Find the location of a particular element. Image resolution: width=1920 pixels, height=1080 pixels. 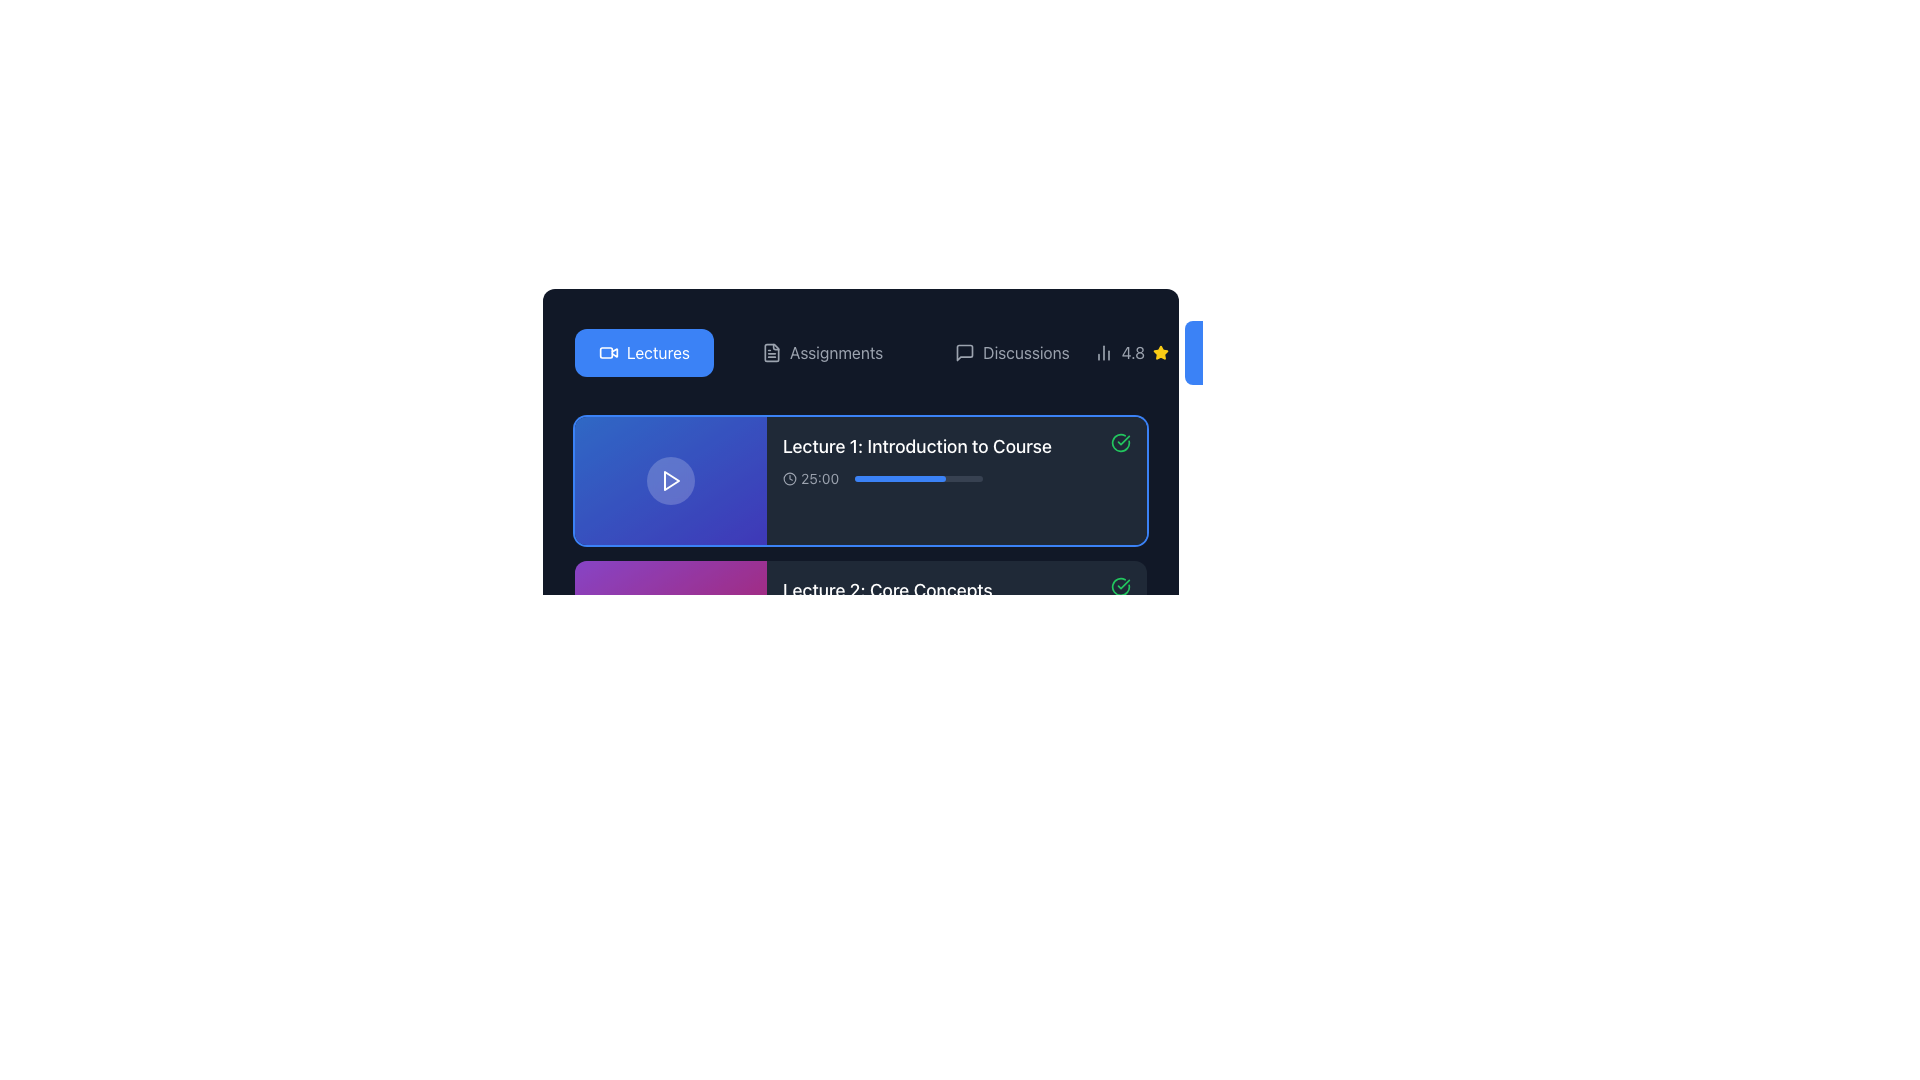

displayed time on the Time indicator with progress bar located below the title 'Lecture 1: Introduction to Course' is located at coordinates (916, 478).